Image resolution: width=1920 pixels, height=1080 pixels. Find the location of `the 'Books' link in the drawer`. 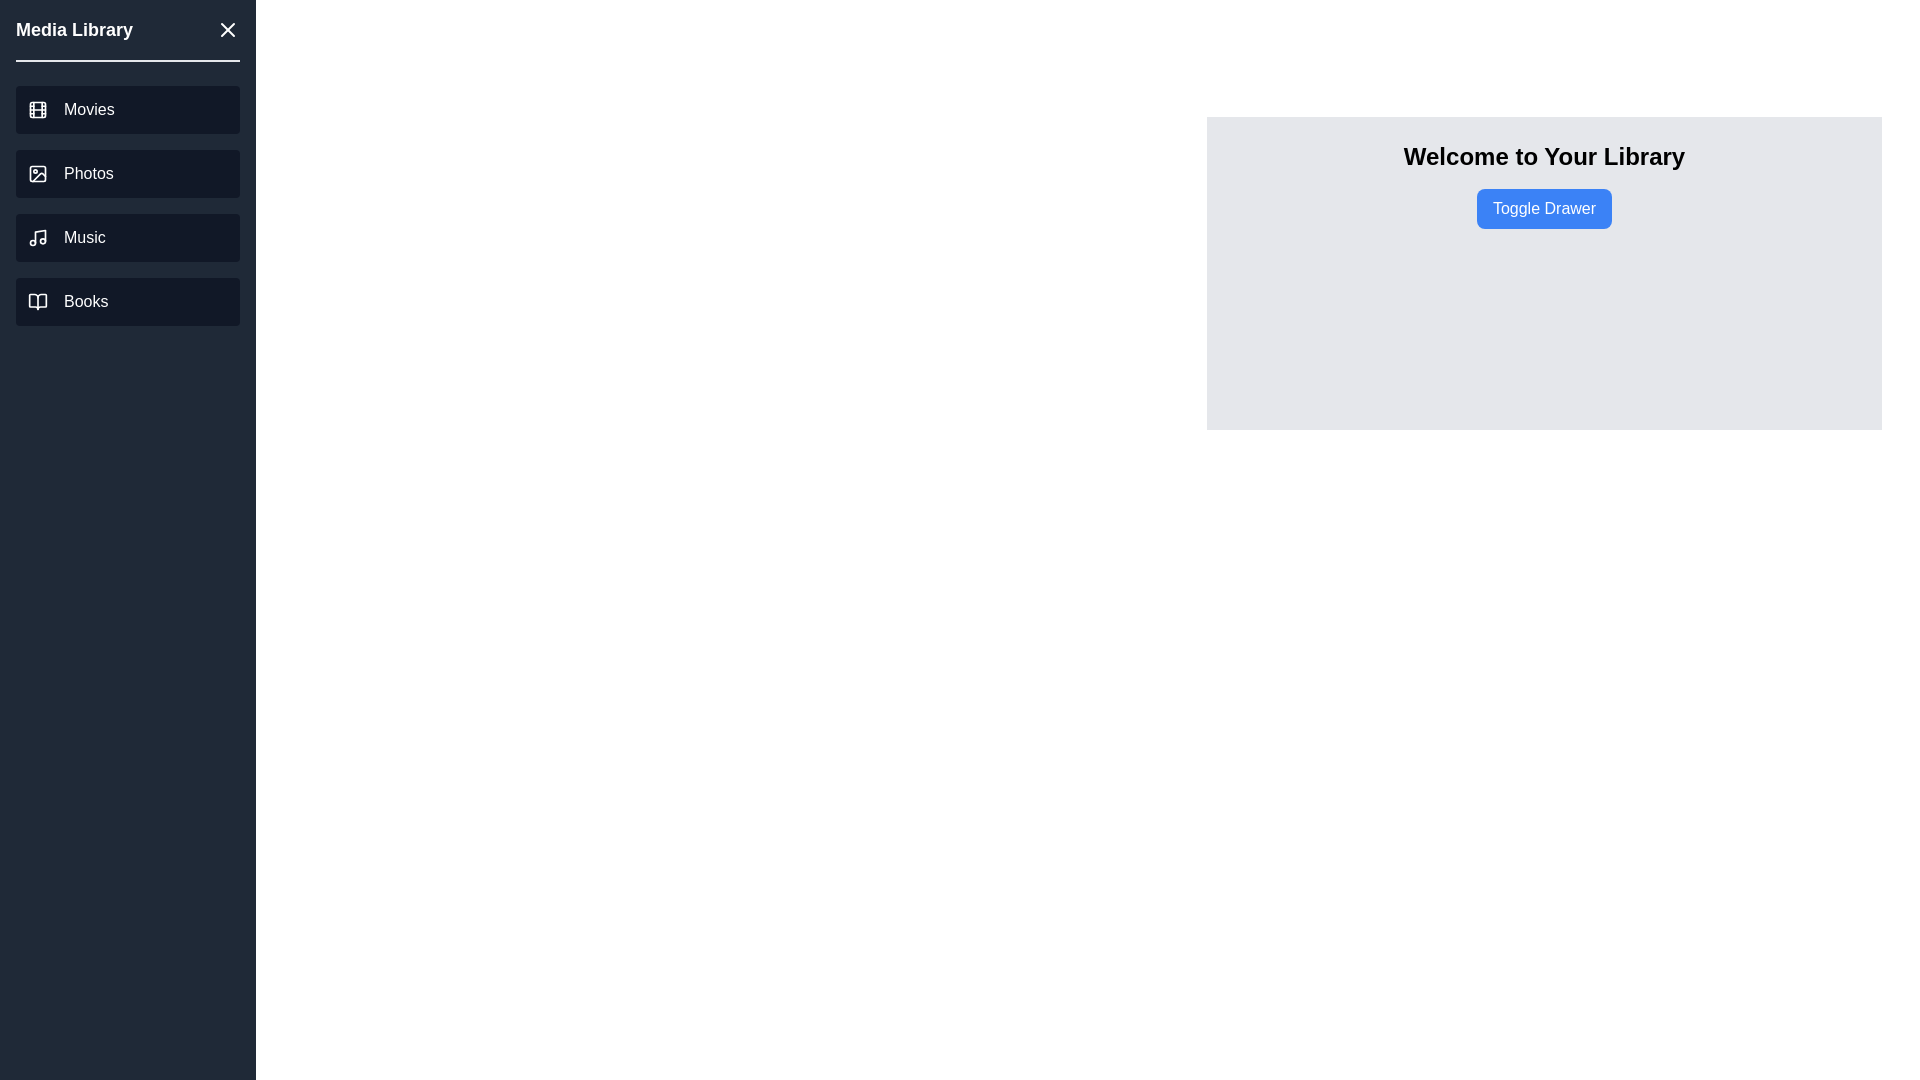

the 'Books' link in the drawer is located at coordinates (127, 301).